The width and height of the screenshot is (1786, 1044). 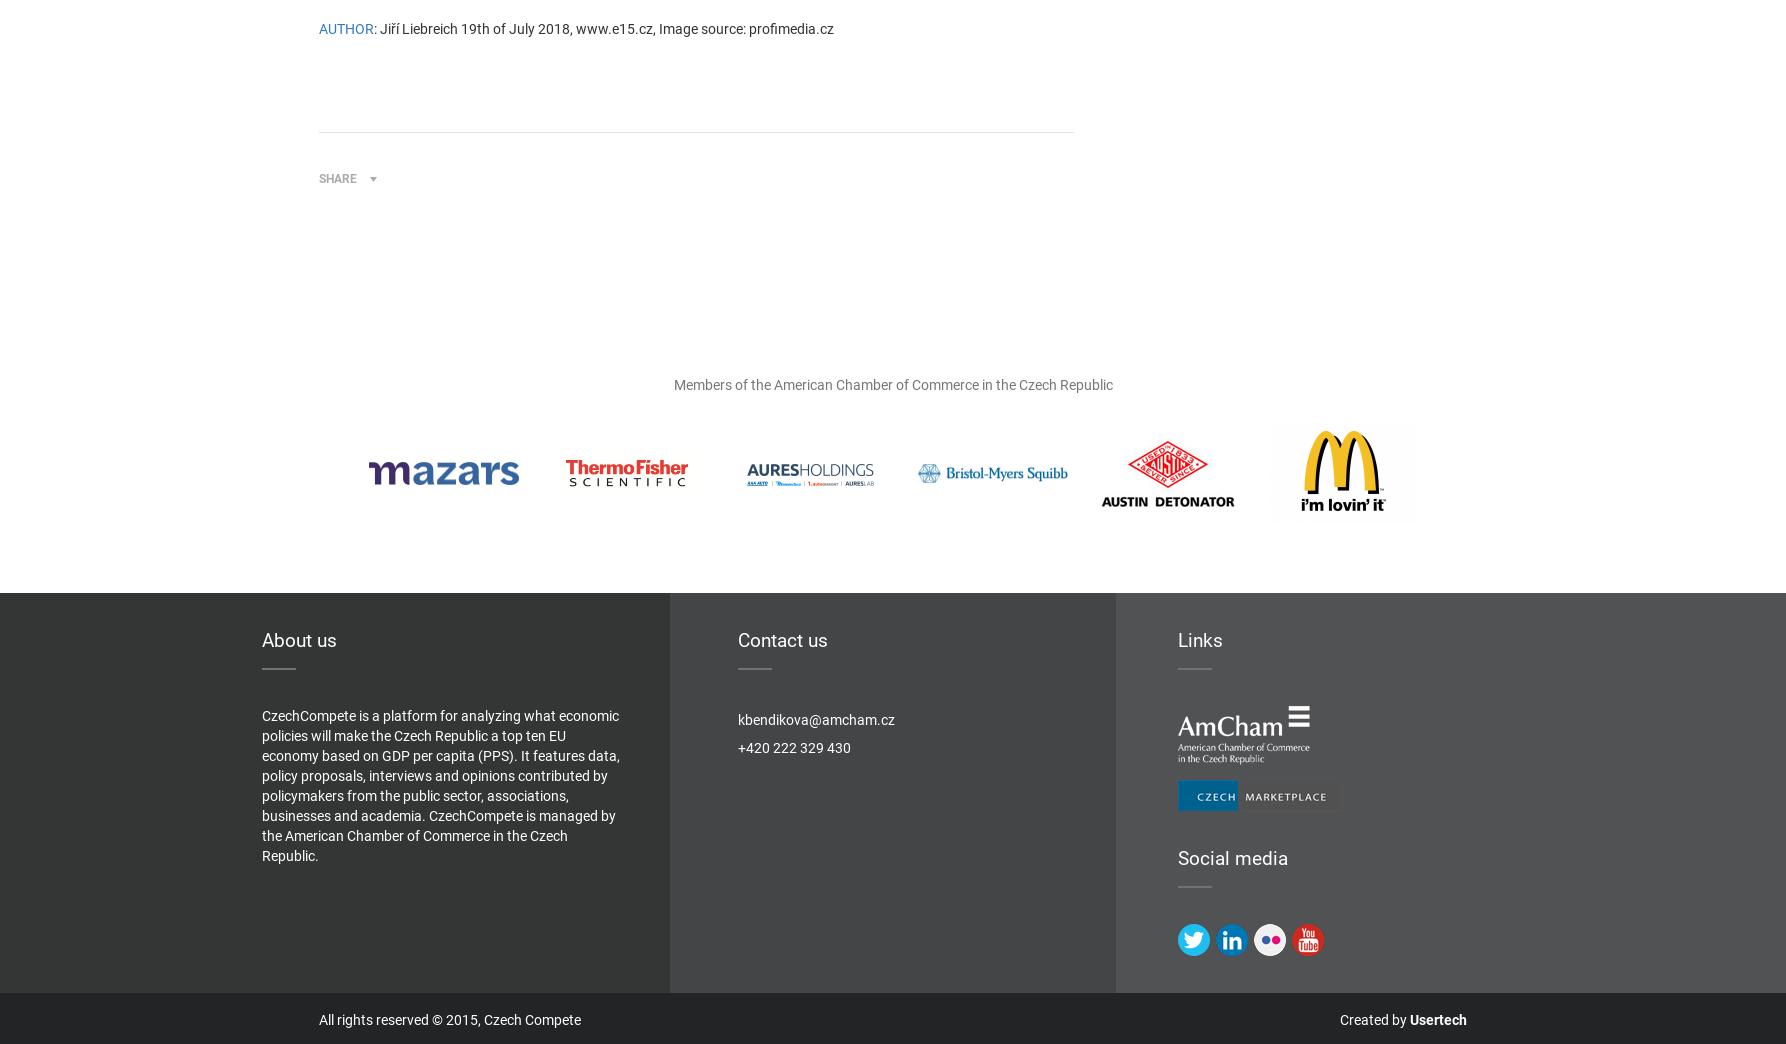 I want to click on 'All rights reserved © 2015, Czech Compete', so click(x=318, y=1019).